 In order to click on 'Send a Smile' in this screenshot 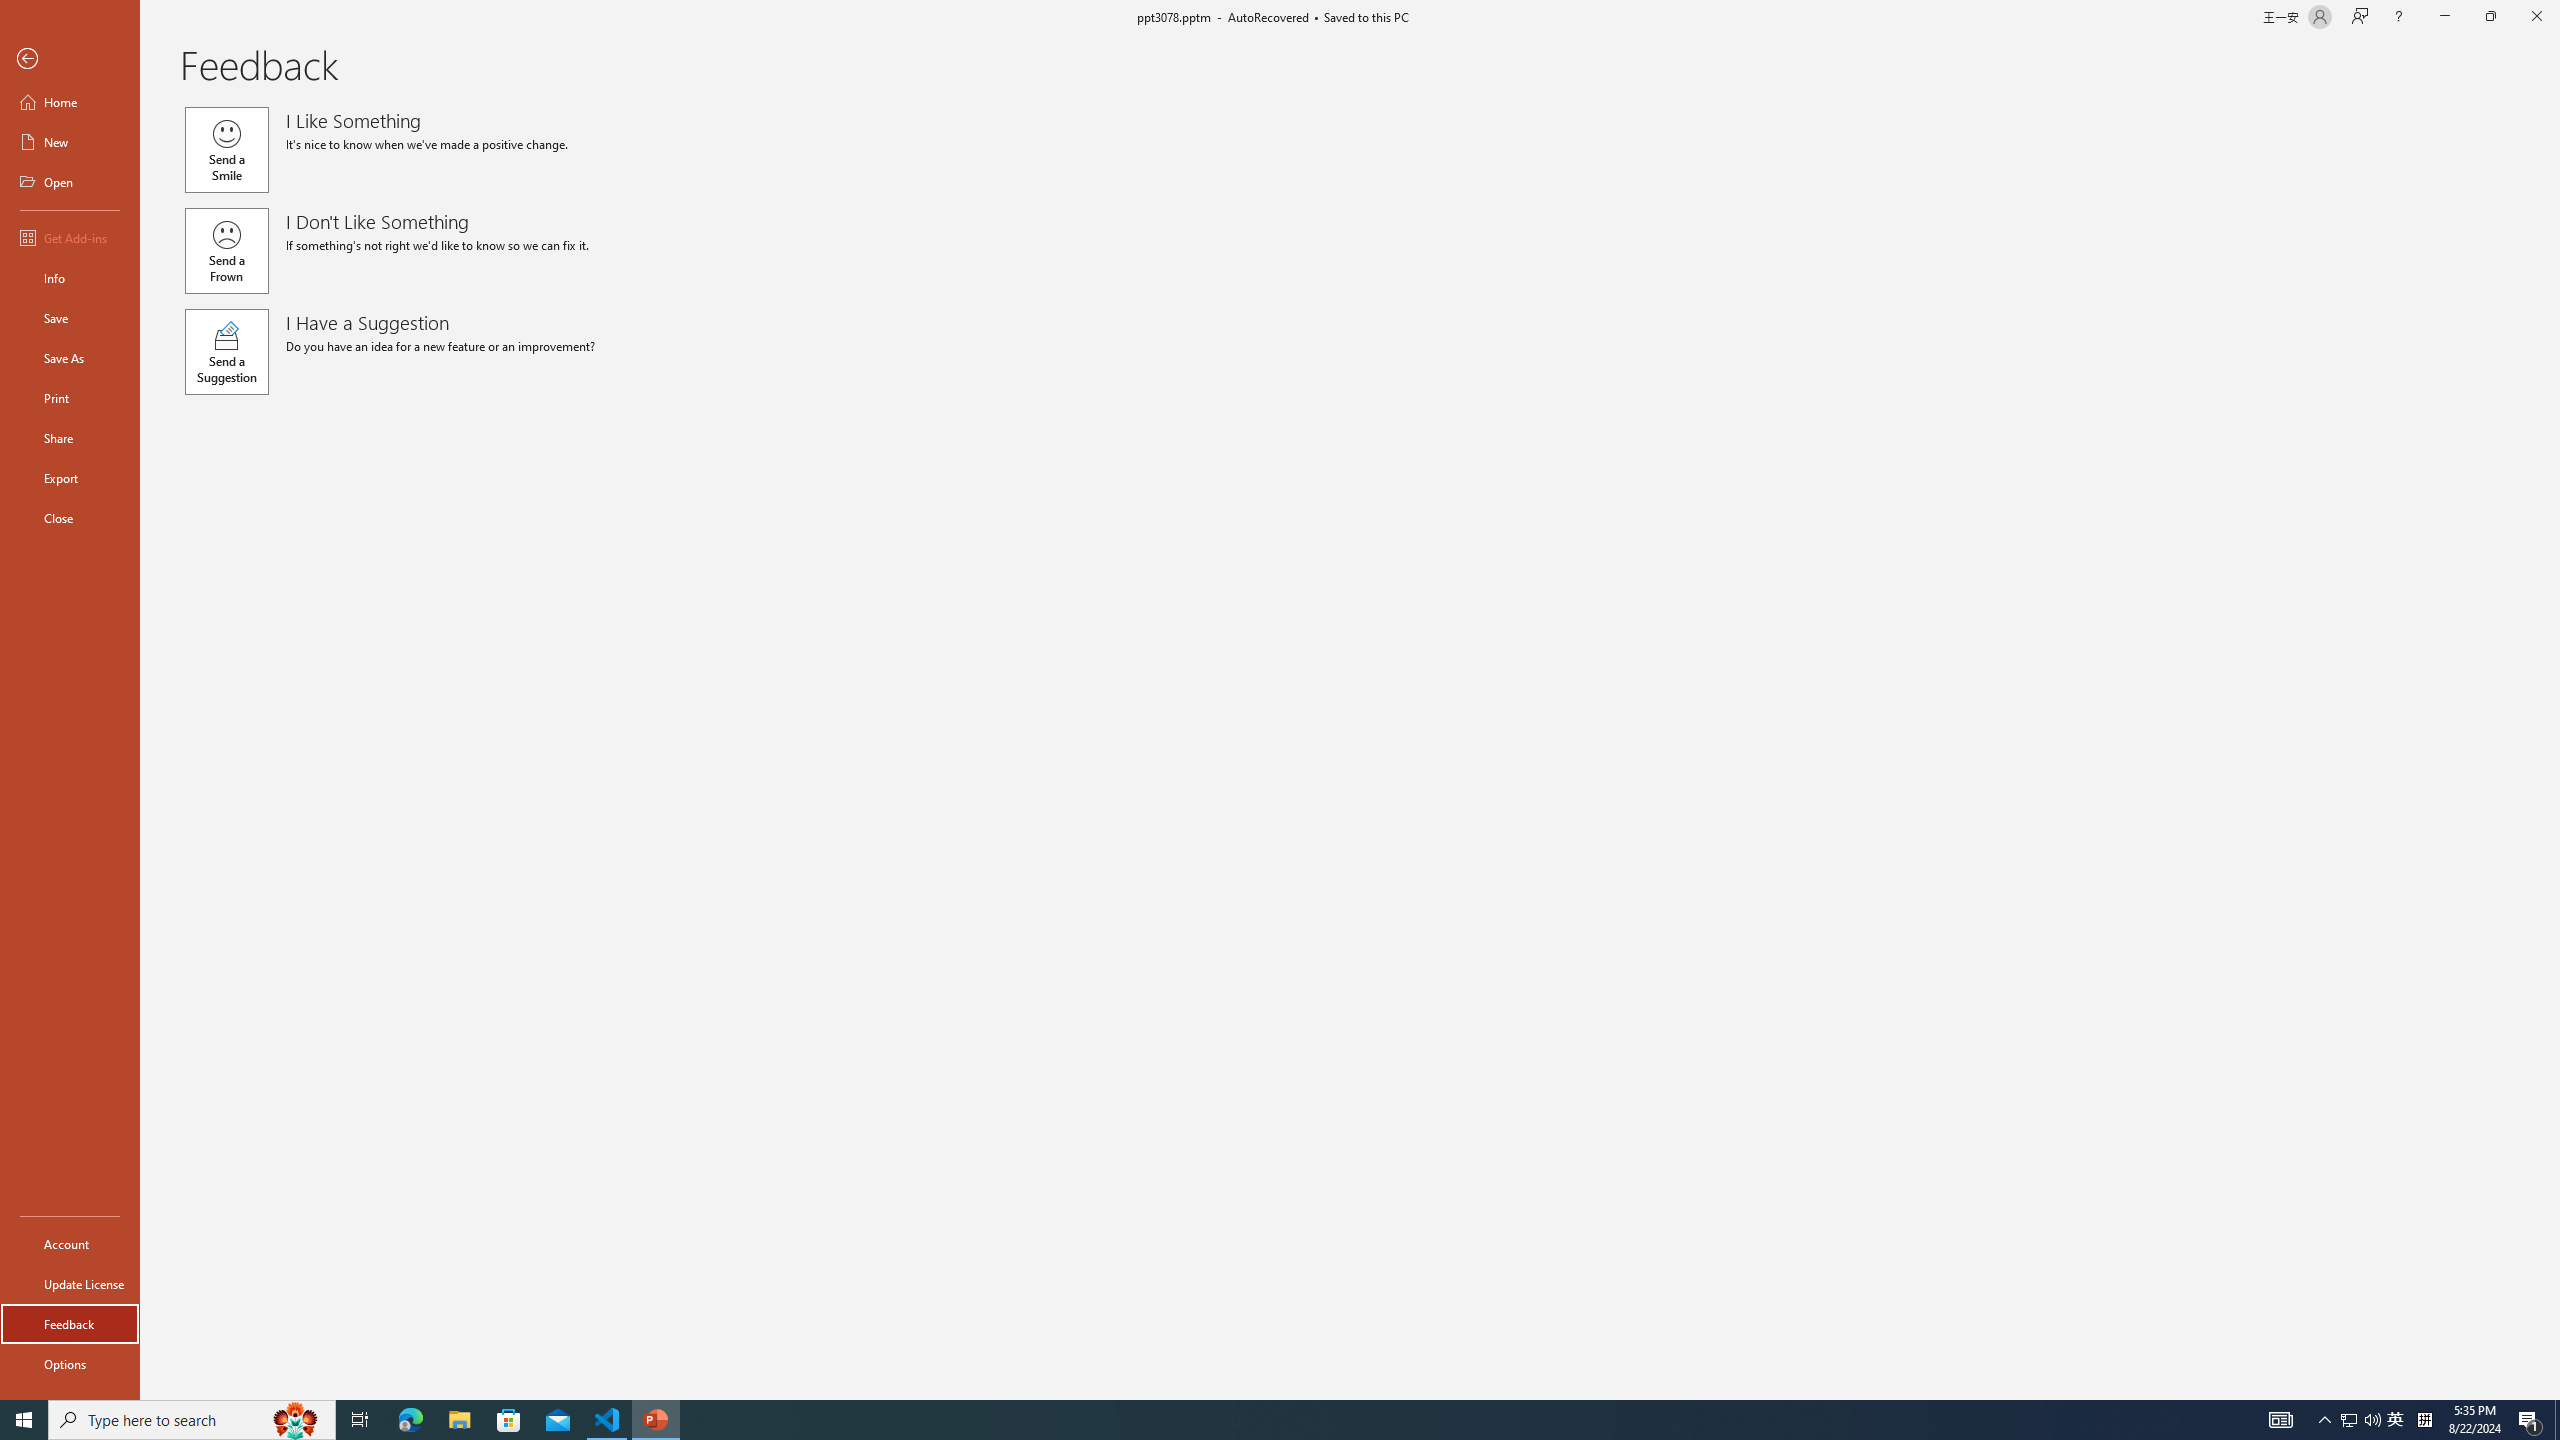, I will do `click(225, 149)`.